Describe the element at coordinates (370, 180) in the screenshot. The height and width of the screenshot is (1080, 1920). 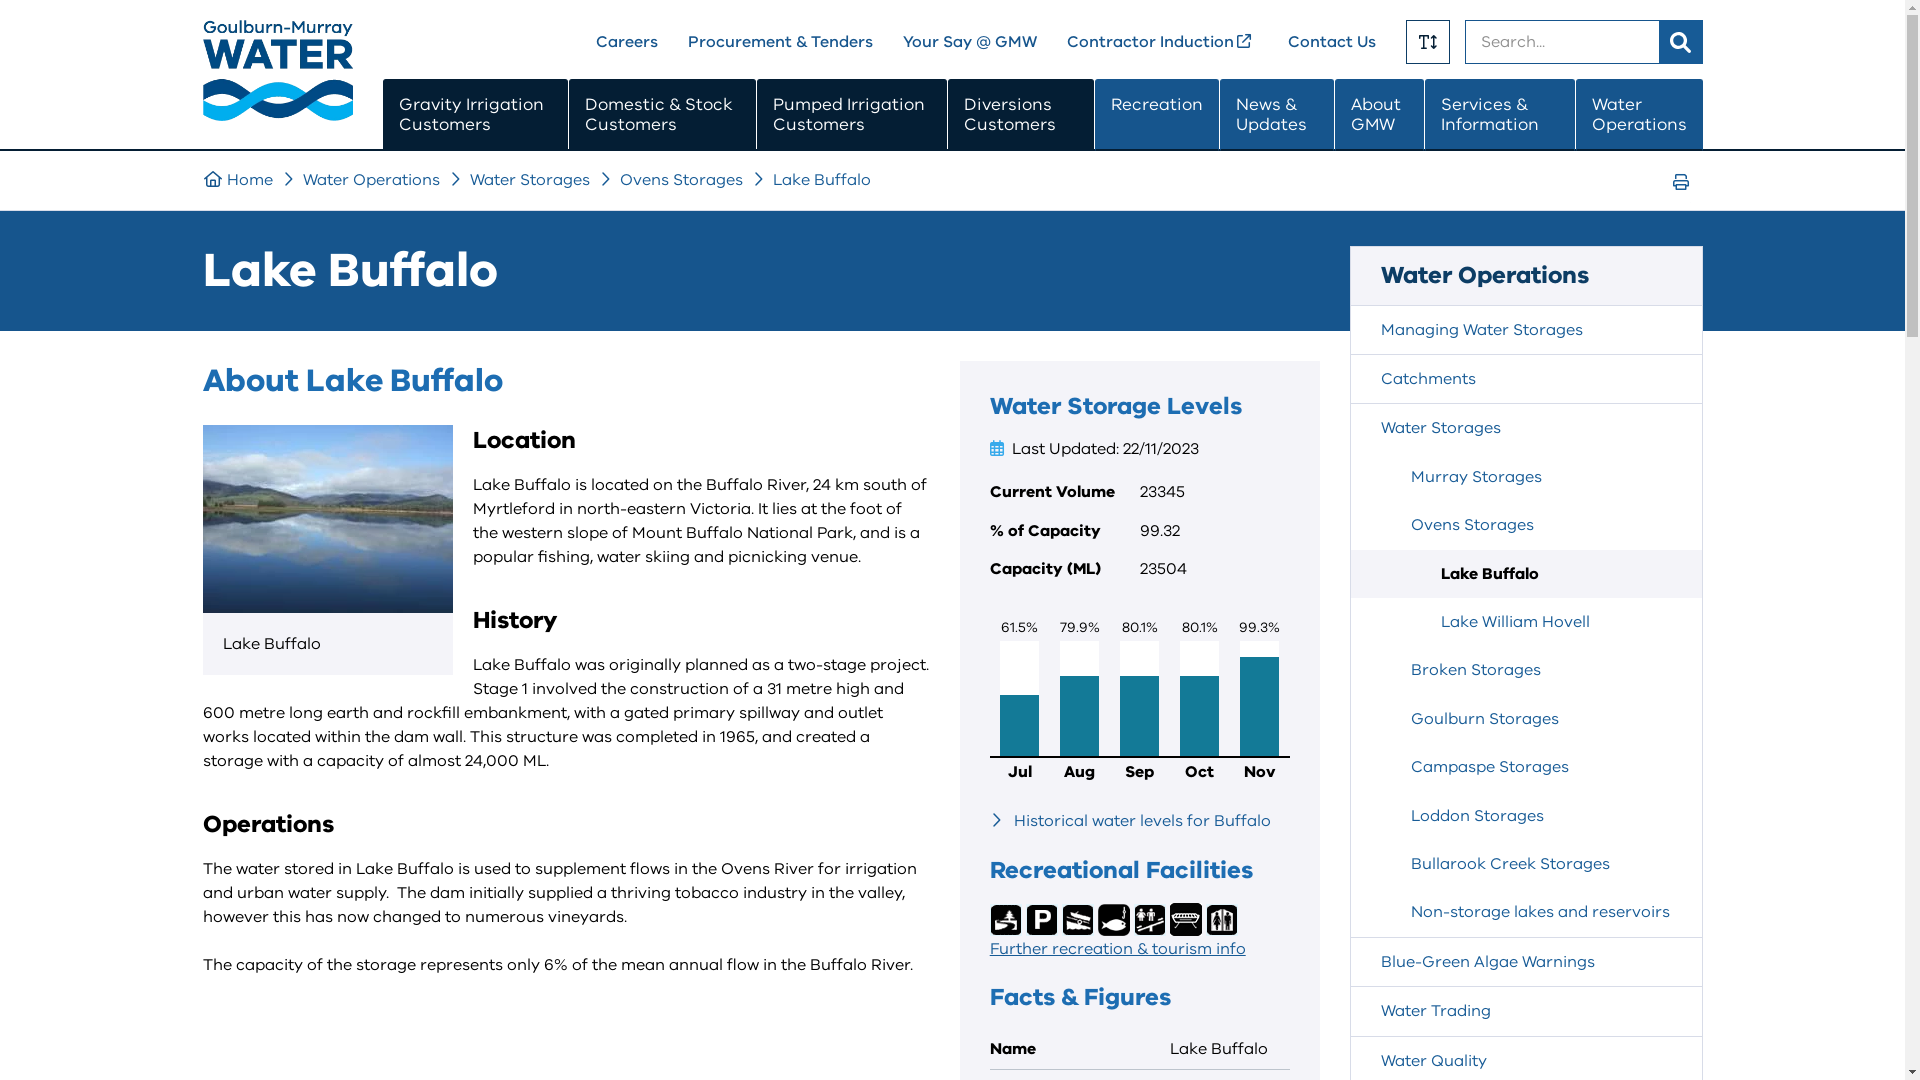
I see `'Water Operations'` at that location.